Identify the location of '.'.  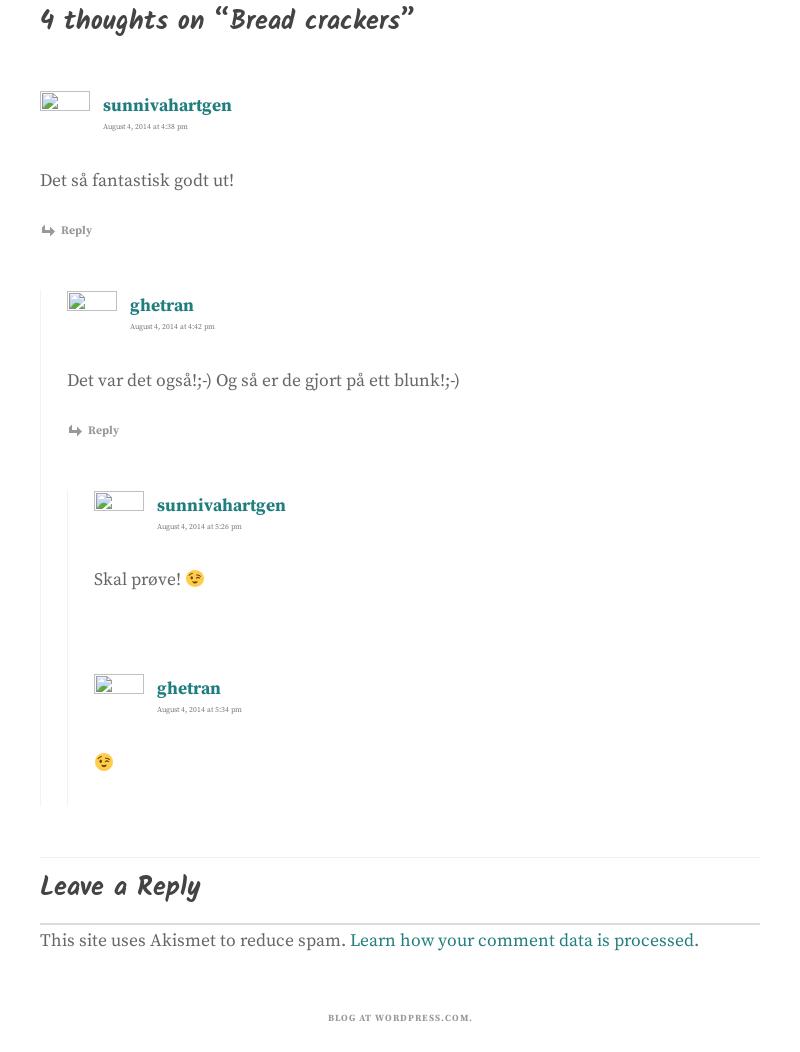
(696, 938).